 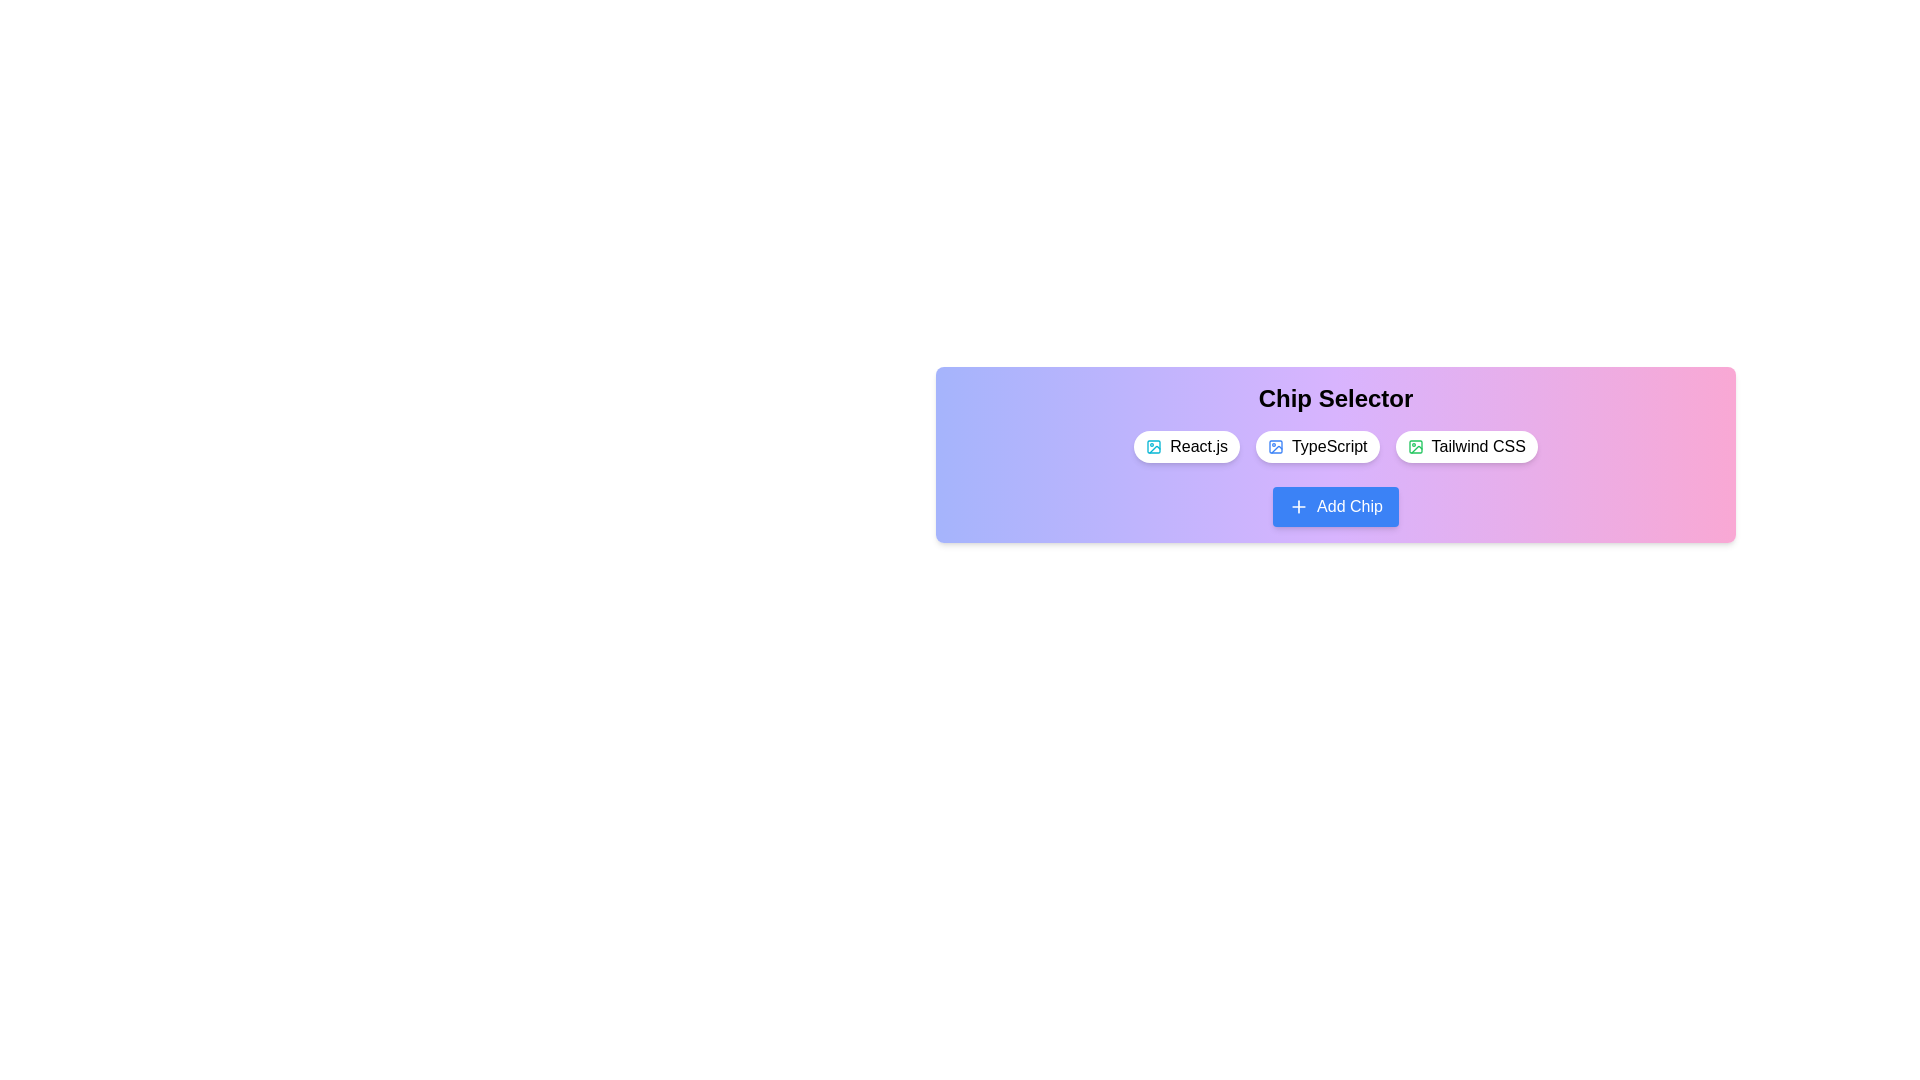 I want to click on the 'TypeScript' Chip component, which is a rounded button-like element with a blue icon and black text, located centrally in the 'Chip Selector' row, so click(x=1317, y=446).